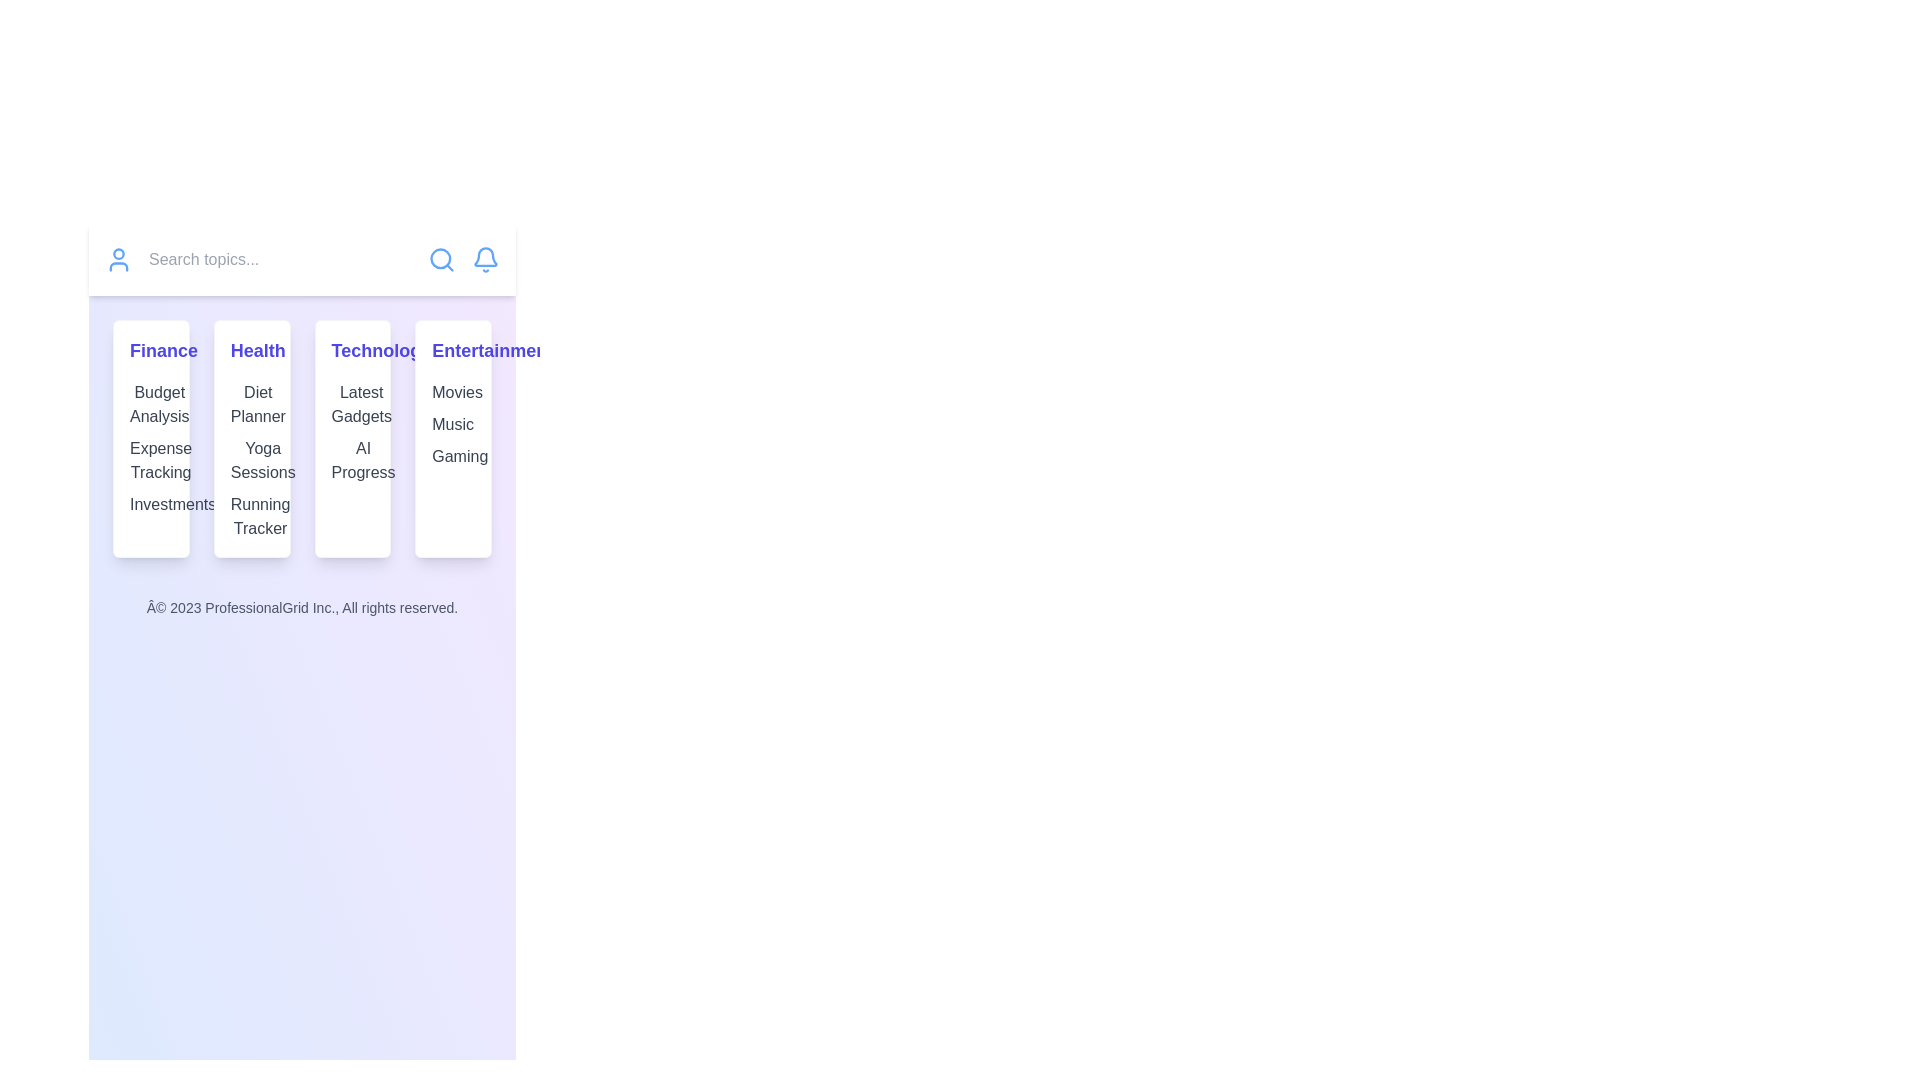  I want to click on the notification bell icon, which signifies the notification feature of the application, located at the top-right corner of the interface, so click(485, 256).